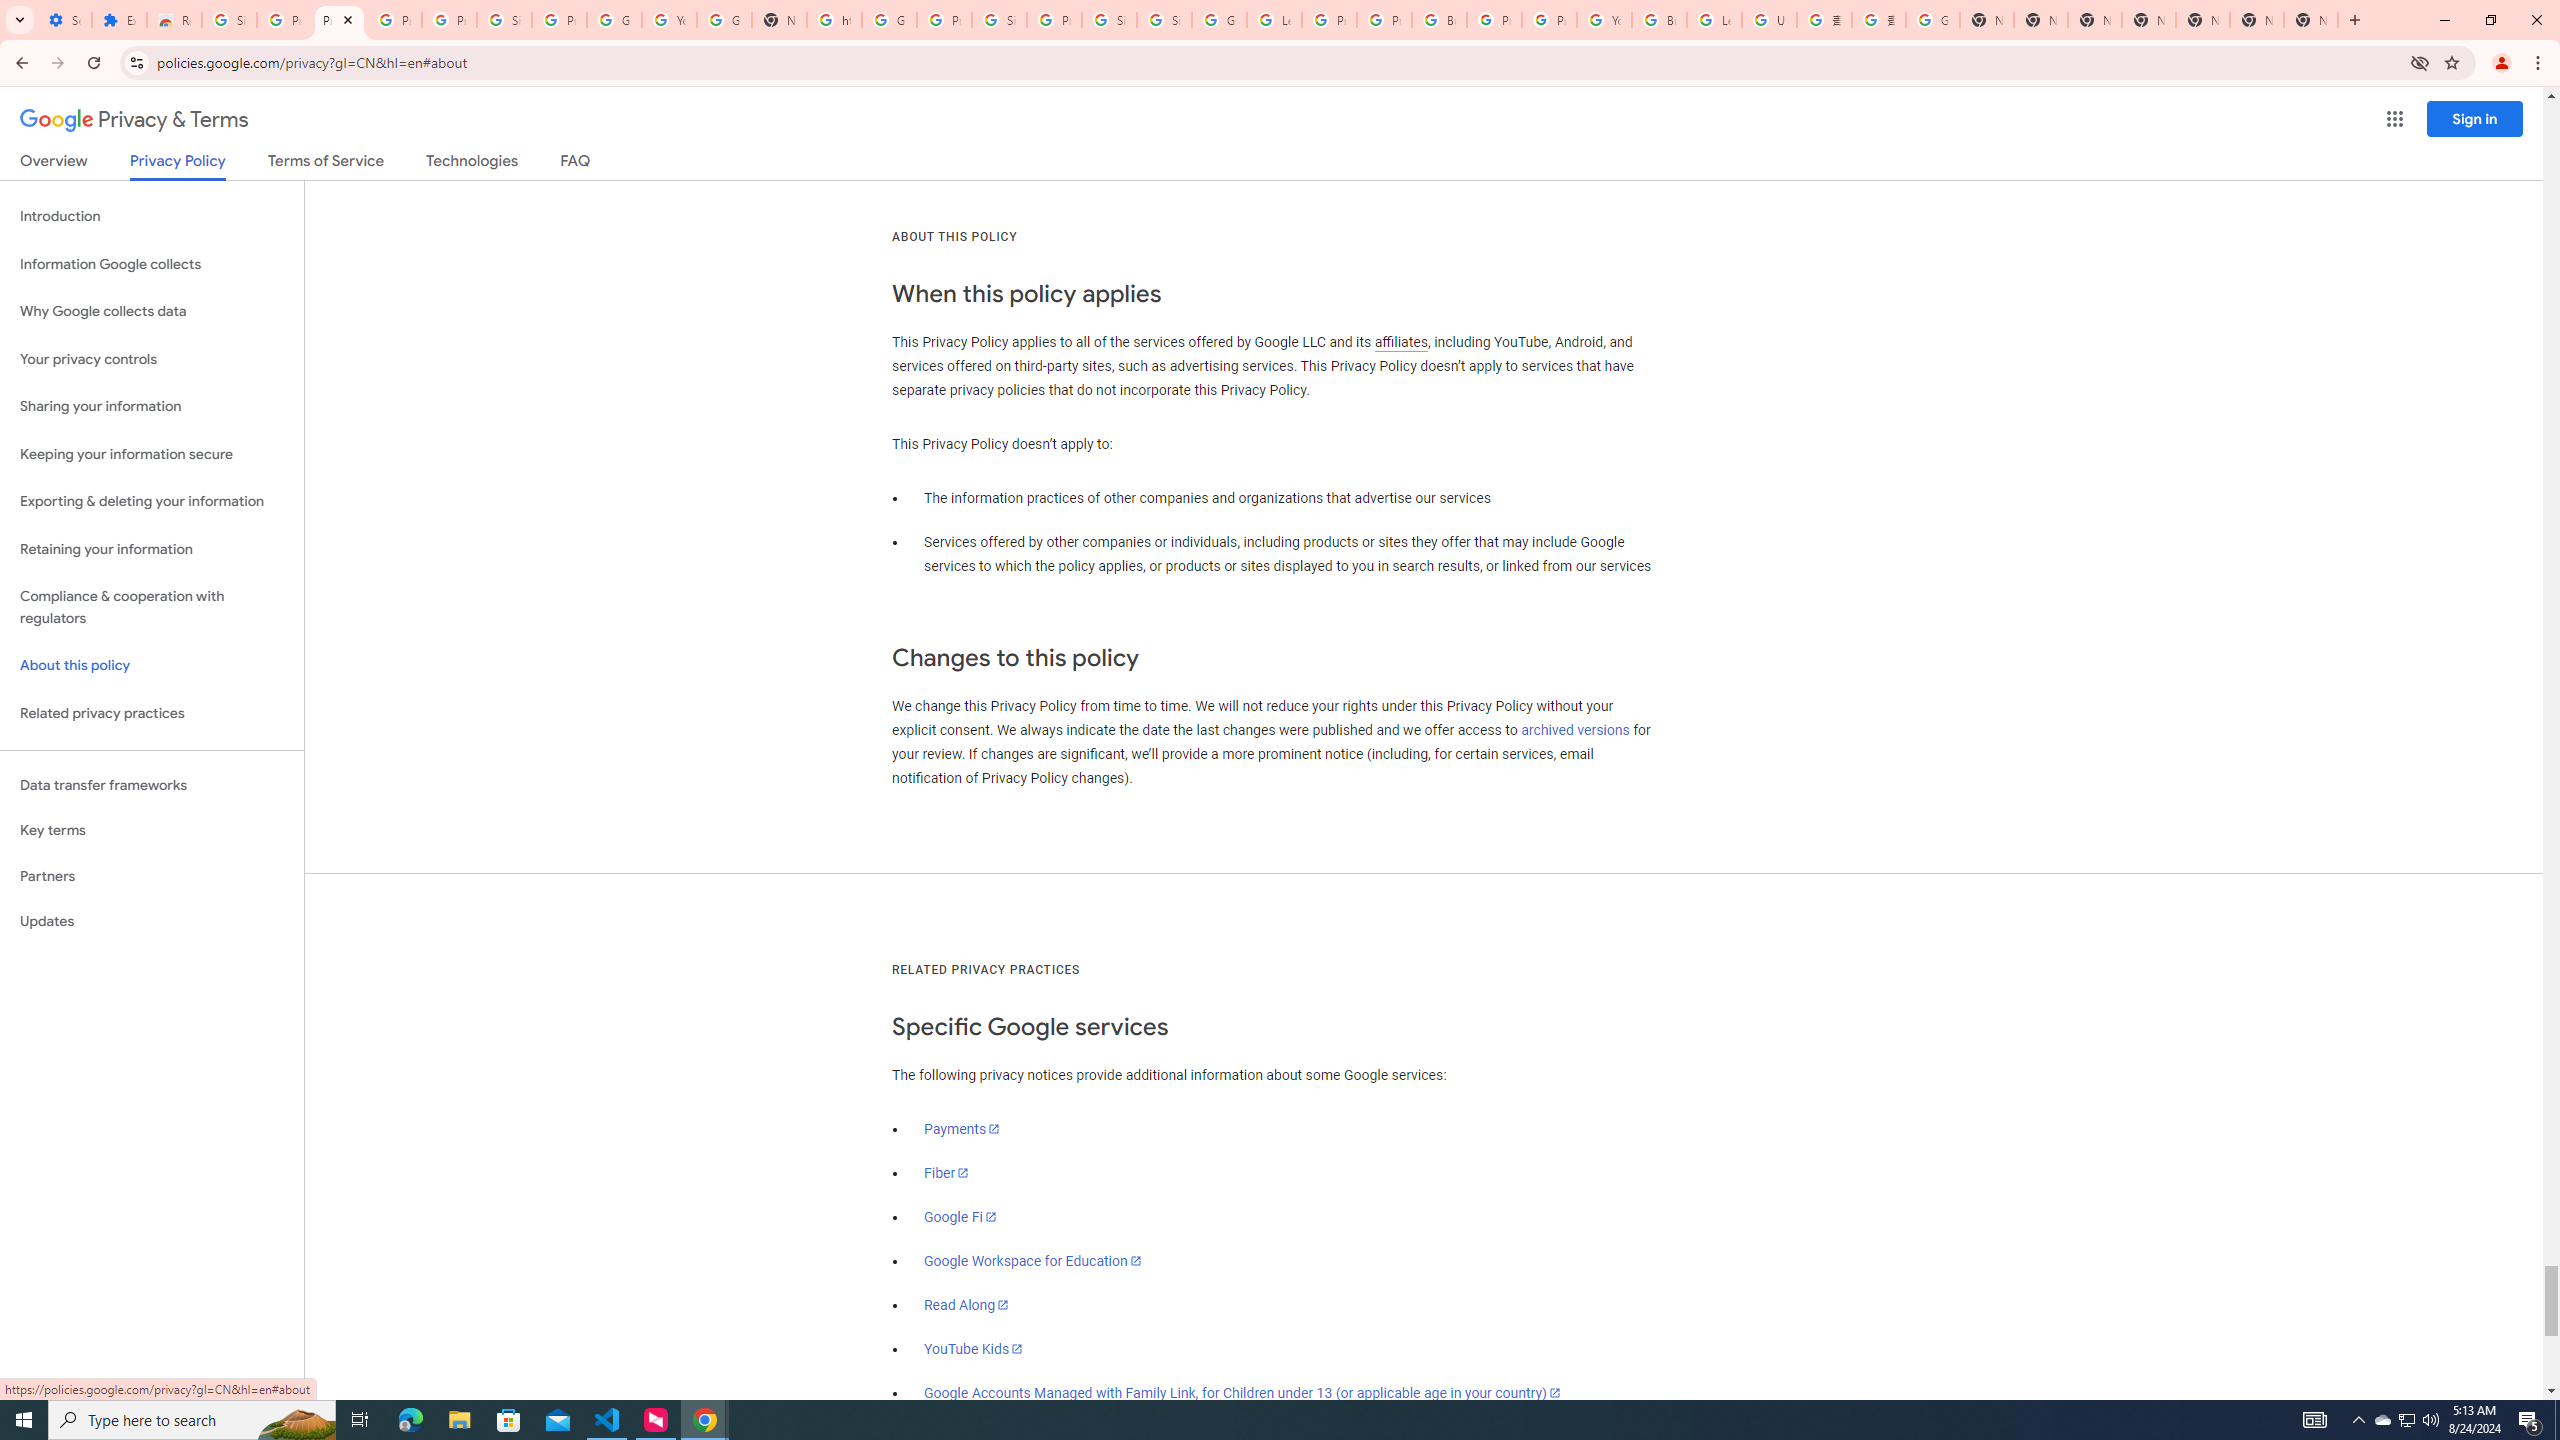 The image size is (2560, 1440). What do you see at coordinates (1031, 1260) in the screenshot?
I see `'Google Workspace for Education'` at bounding box center [1031, 1260].